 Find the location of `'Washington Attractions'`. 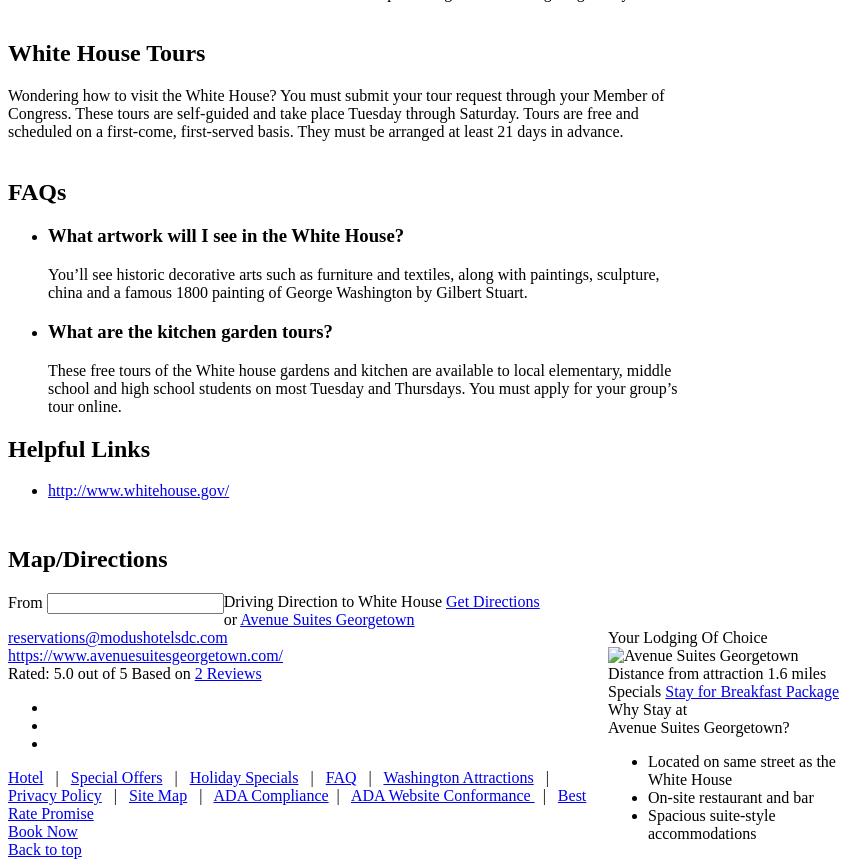

'Washington Attractions' is located at coordinates (456, 776).